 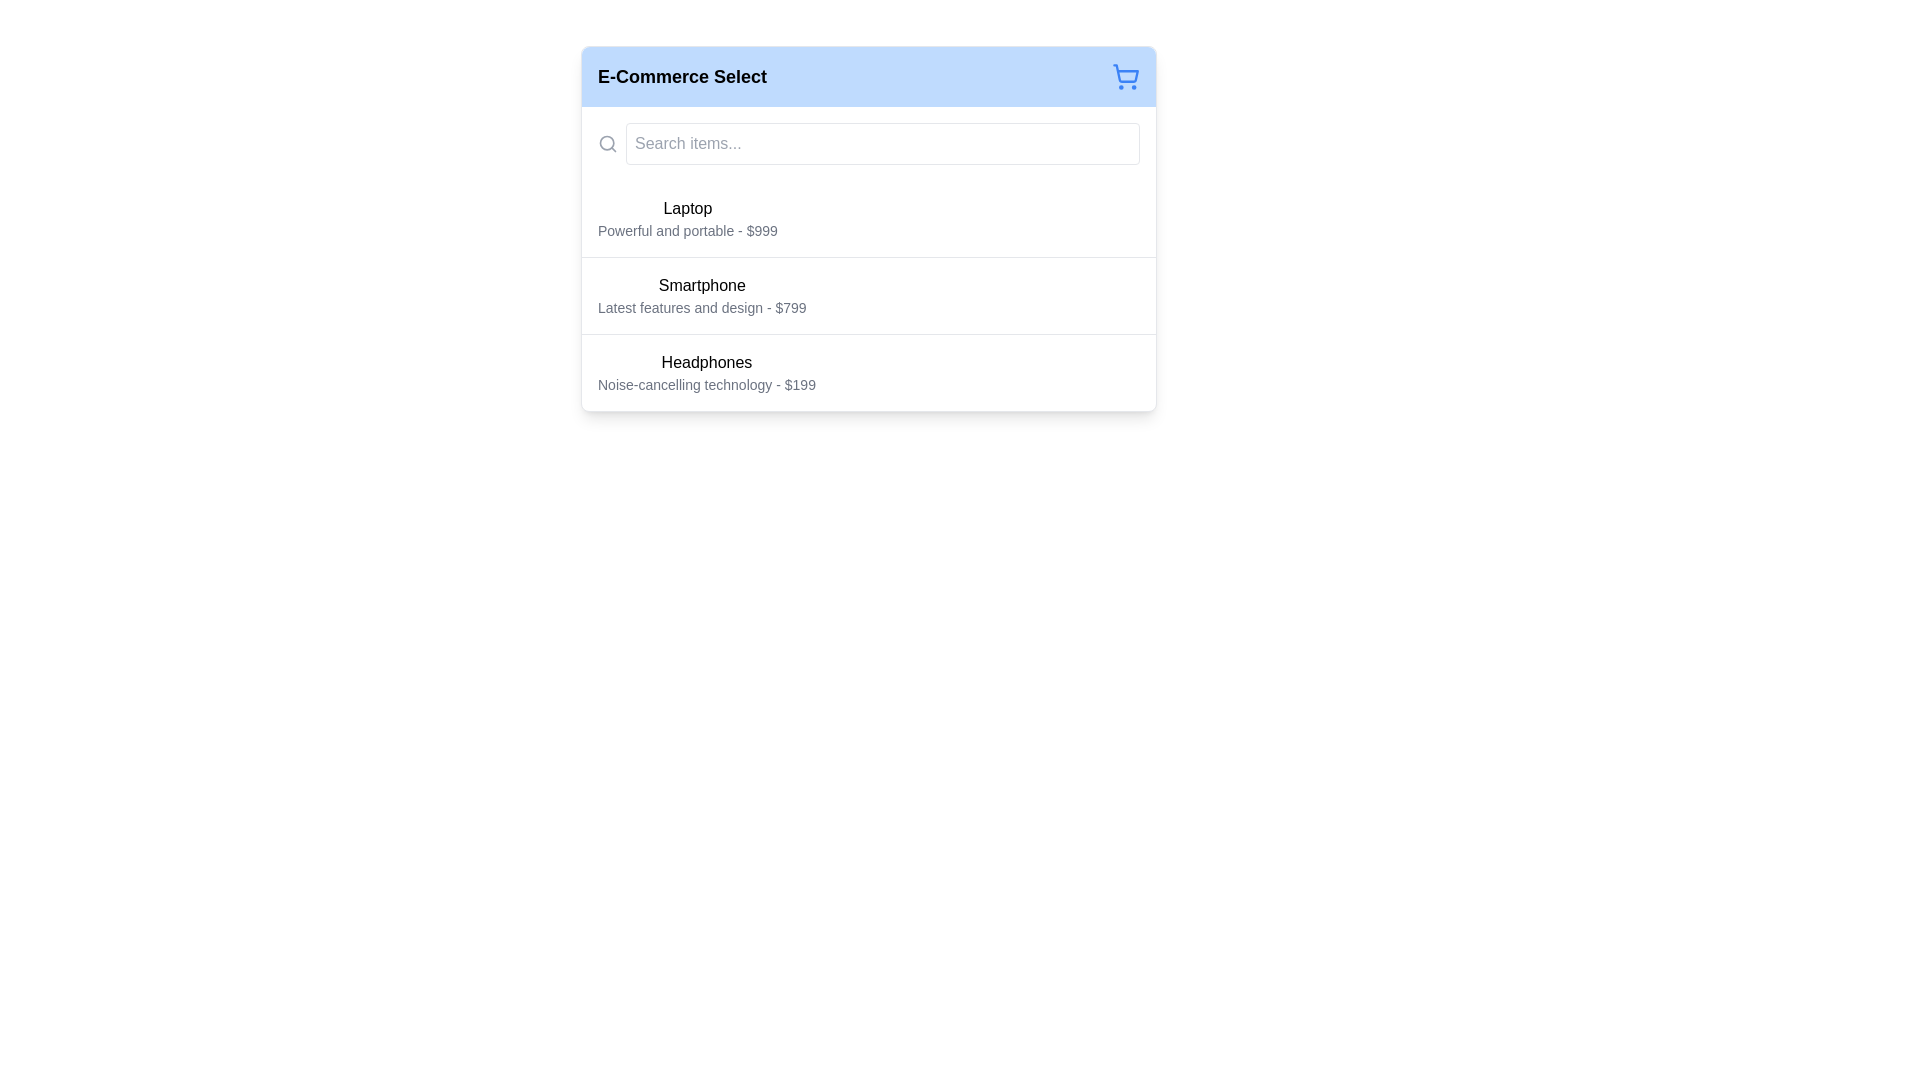 I want to click on the static text label that serves as the title of the product, positioned within the third item of the vertical list in the 'E-Commerce Select' section, above the text 'Noise-cancelling technology - $199', so click(x=706, y=362).